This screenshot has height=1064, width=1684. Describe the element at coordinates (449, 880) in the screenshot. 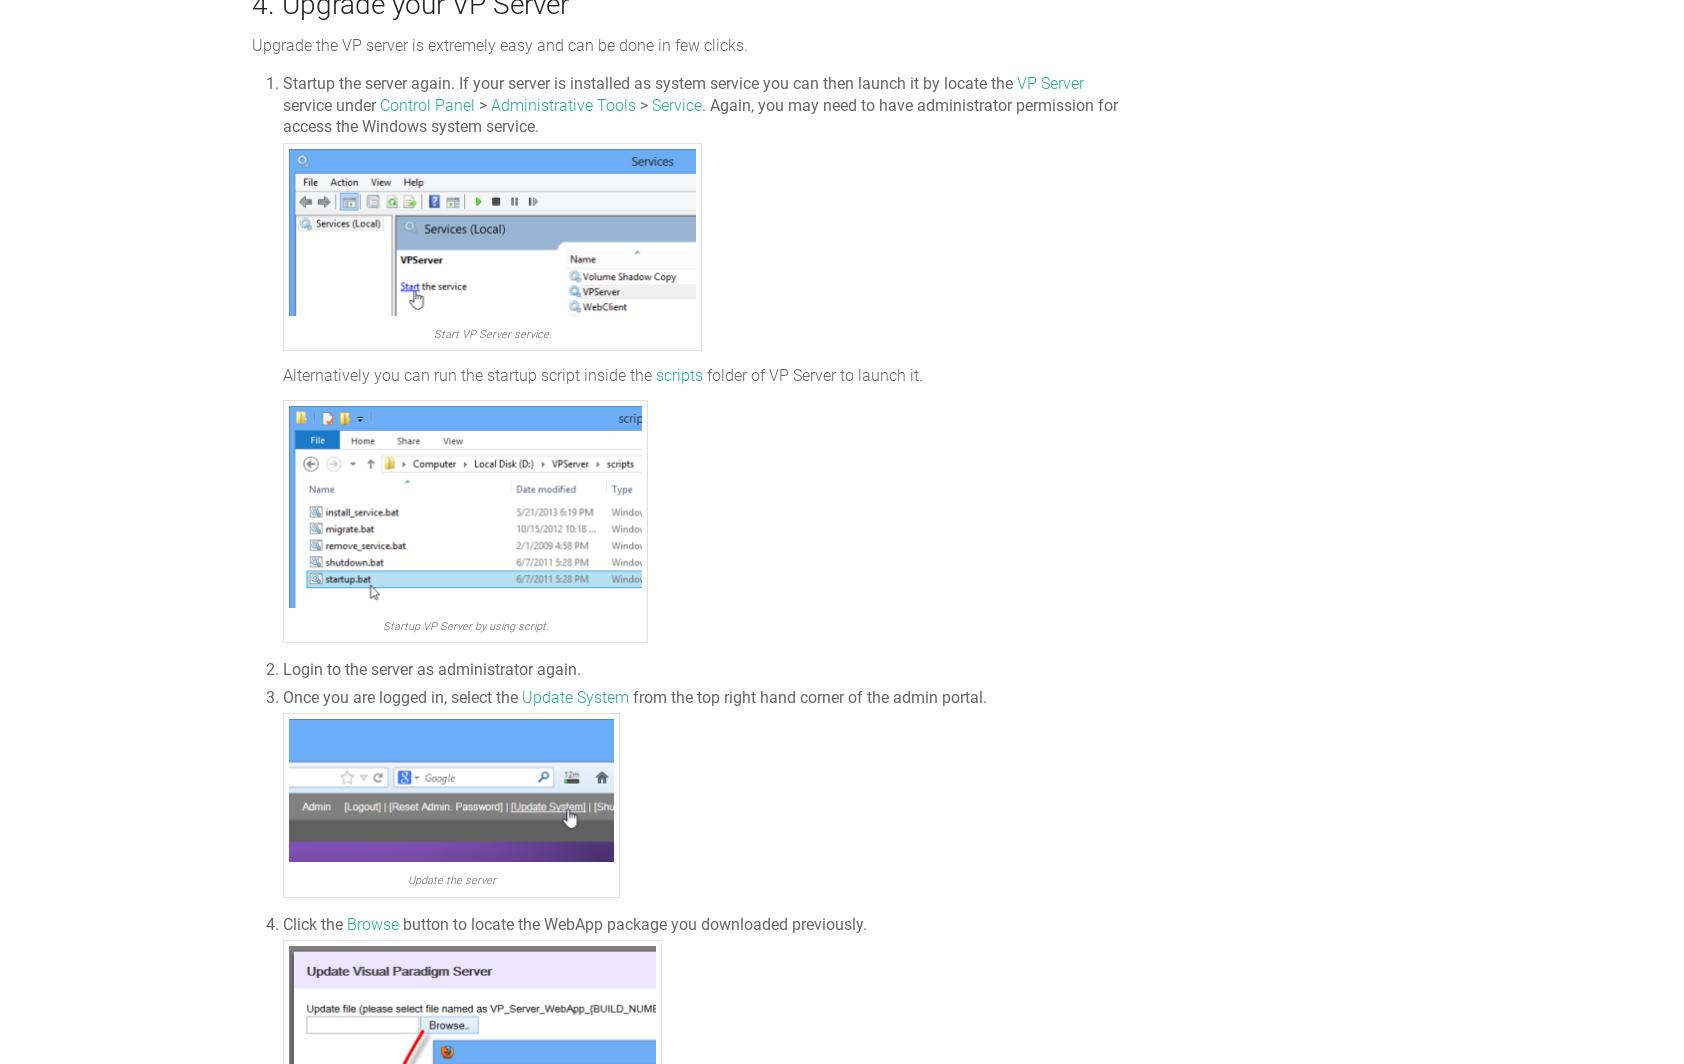

I see `'Update the server'` at that location.